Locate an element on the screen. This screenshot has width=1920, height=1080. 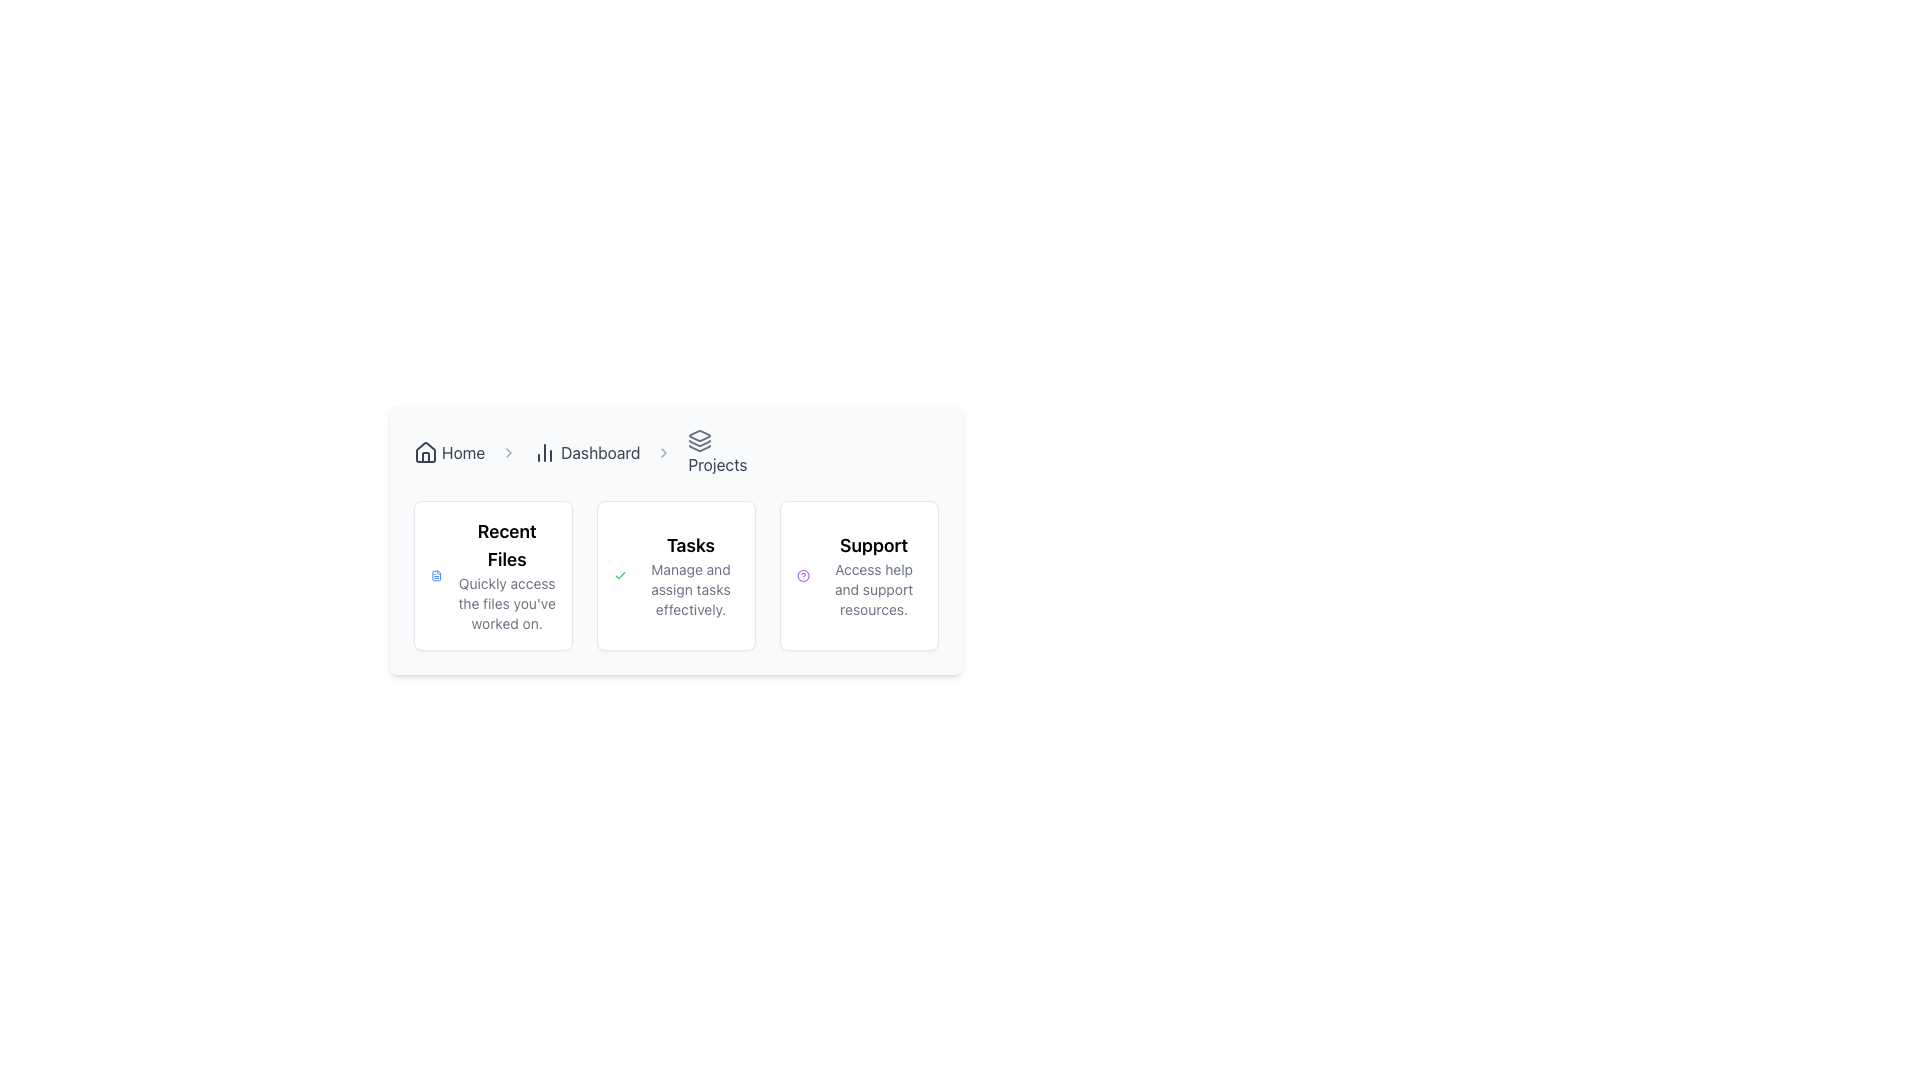
the 'Home' breadcrumb navigation link, which features a house-shaped icon followed by the text 'Home', located at the top-left corner of the interface is located at coordinates (448, 452).